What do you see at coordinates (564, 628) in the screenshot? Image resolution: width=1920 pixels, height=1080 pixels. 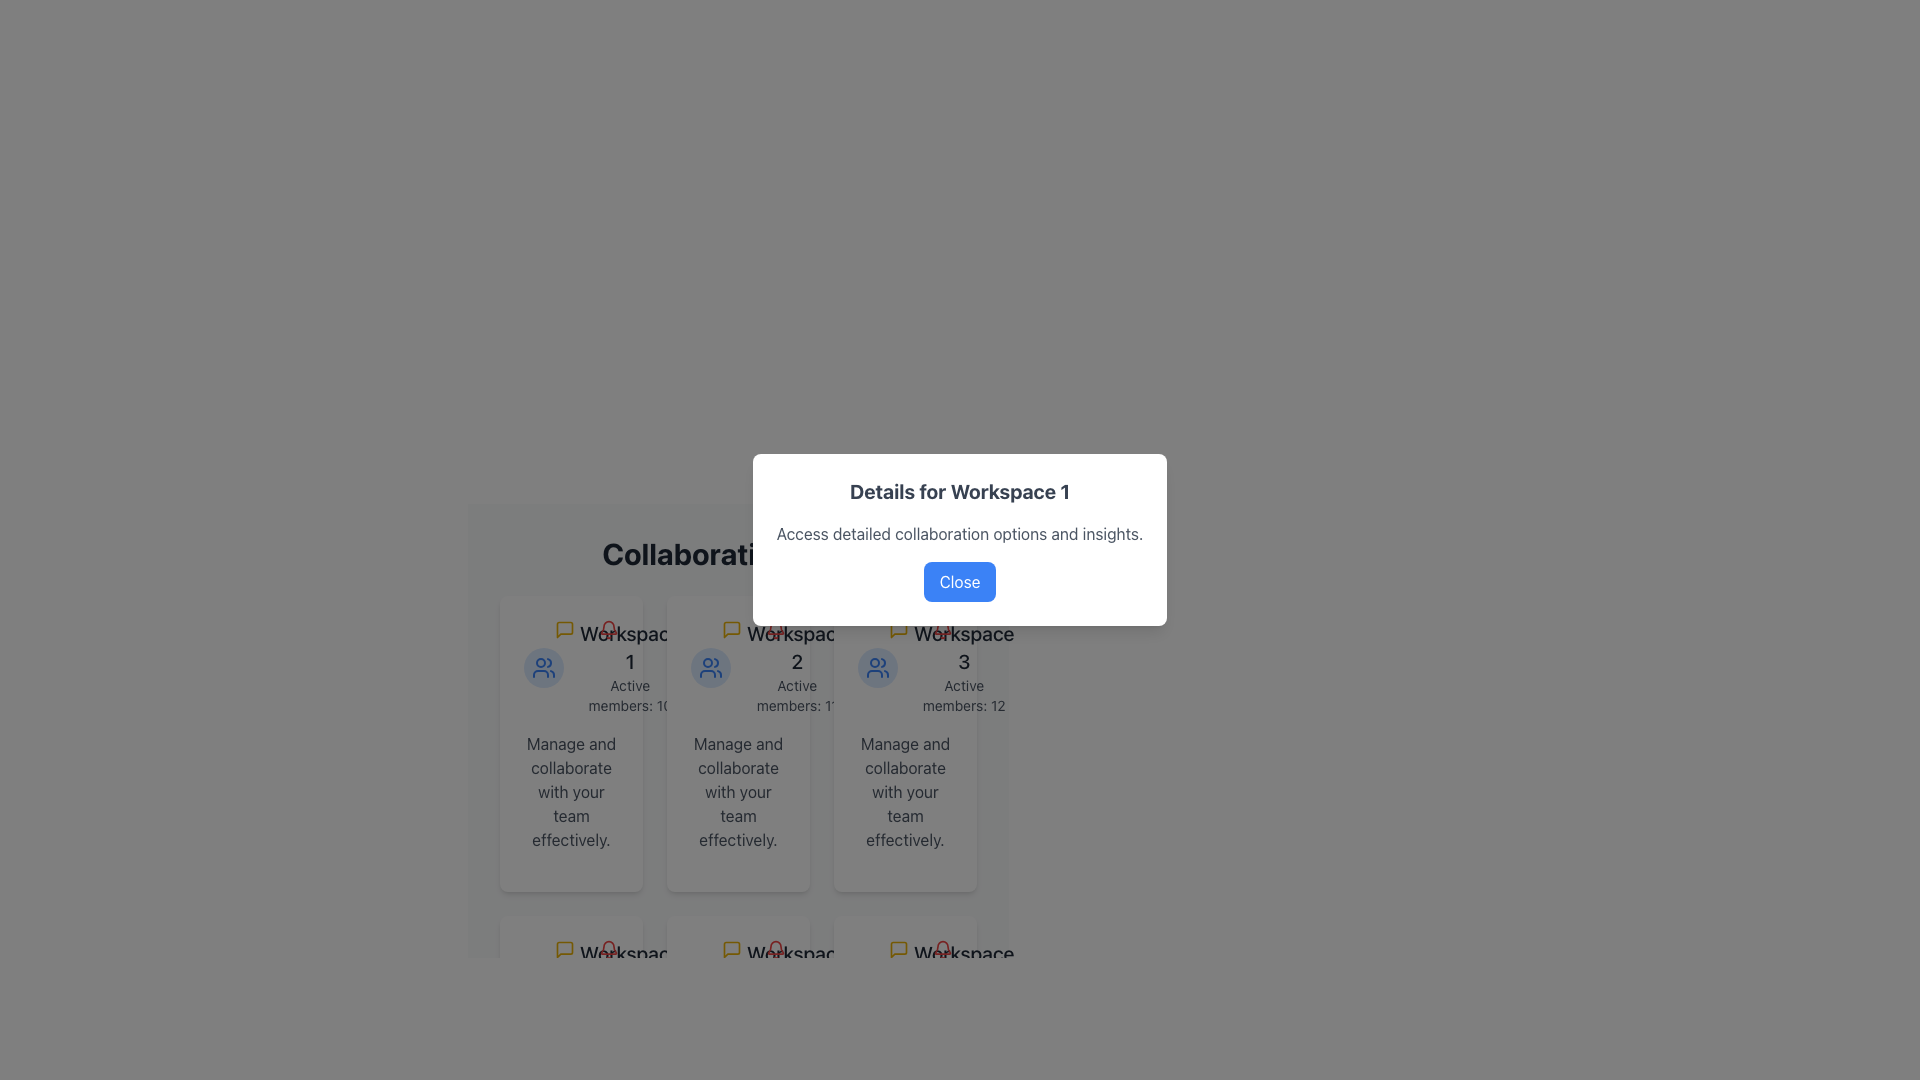 I see `the comments/messages icon located in the top-left corner of the 'Workspace 1' card` at bounding box center [564, 628].